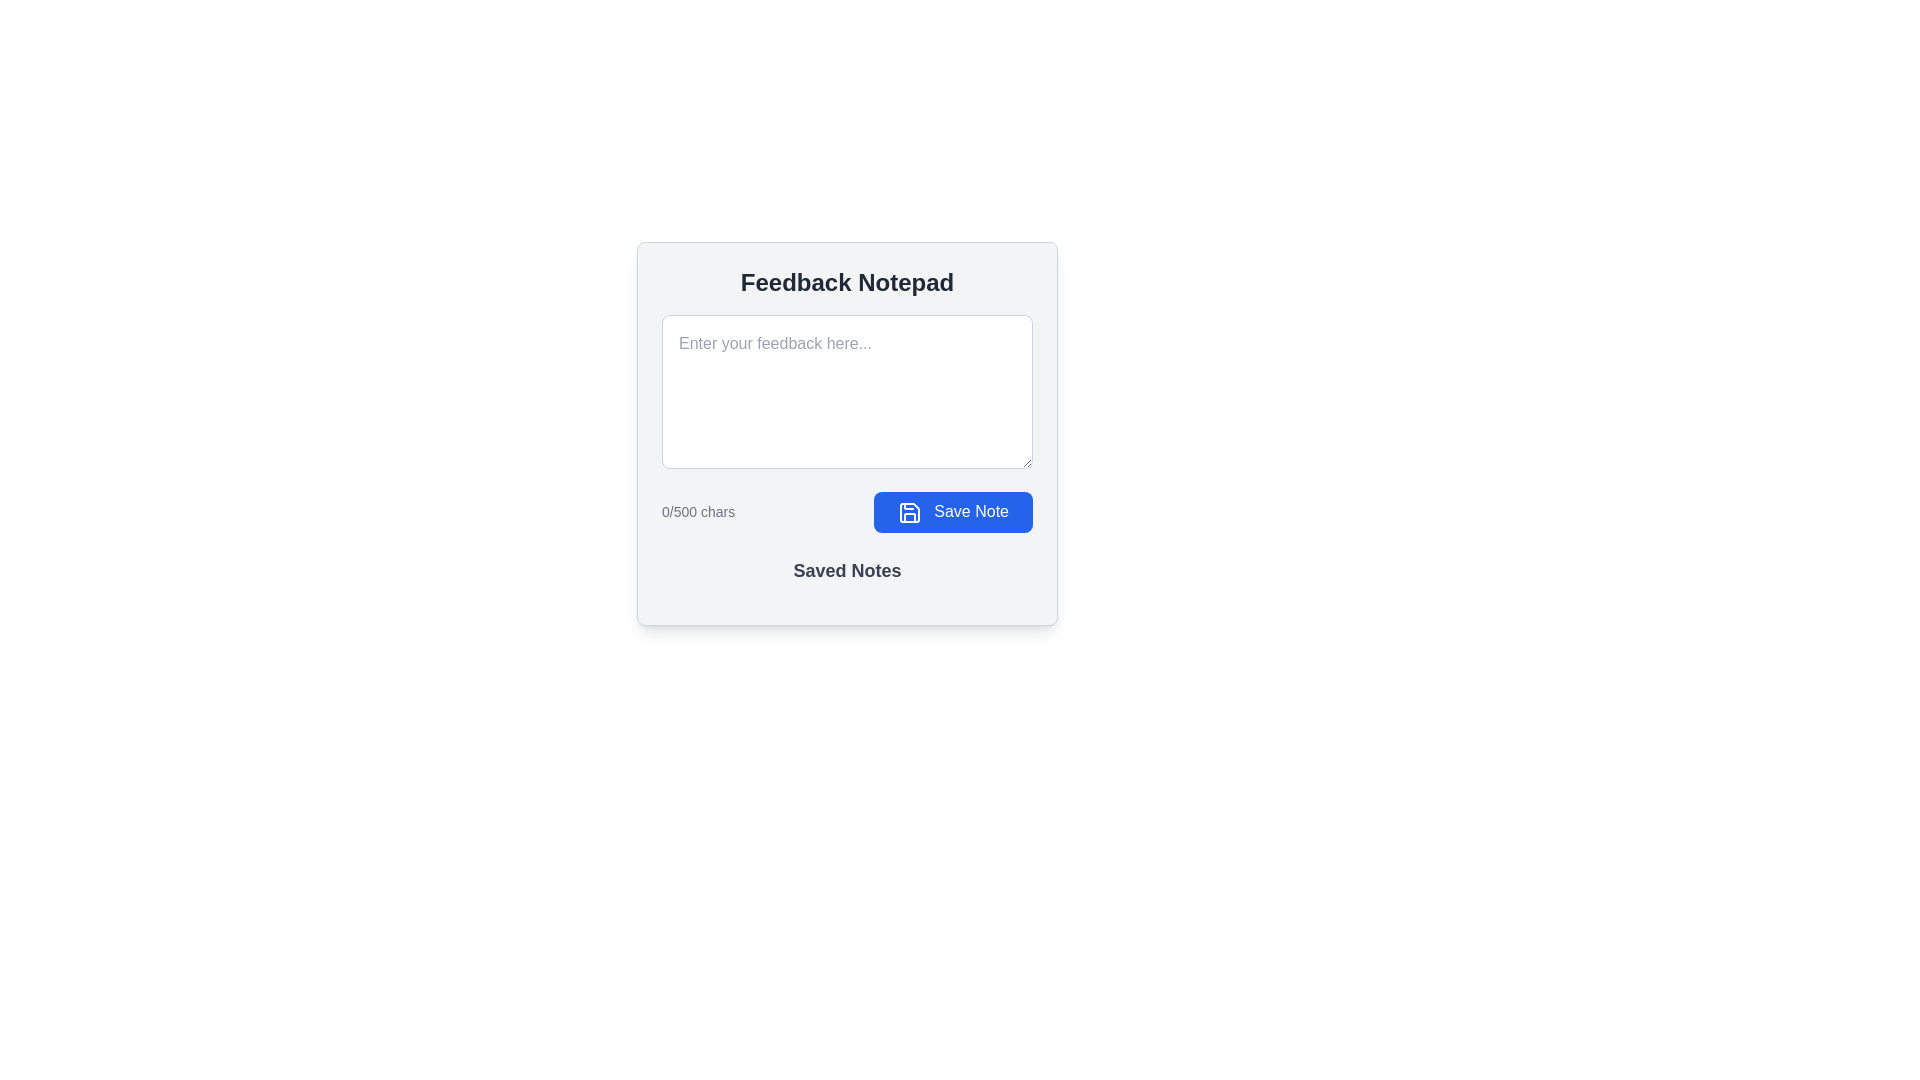 Image resolution: width=1920 pixels, height=1080 pixels. I want to click on the 'Feedback Notepad' heading, which displays in bold and large font at the top of the feedback submission form, so click(847, 282).